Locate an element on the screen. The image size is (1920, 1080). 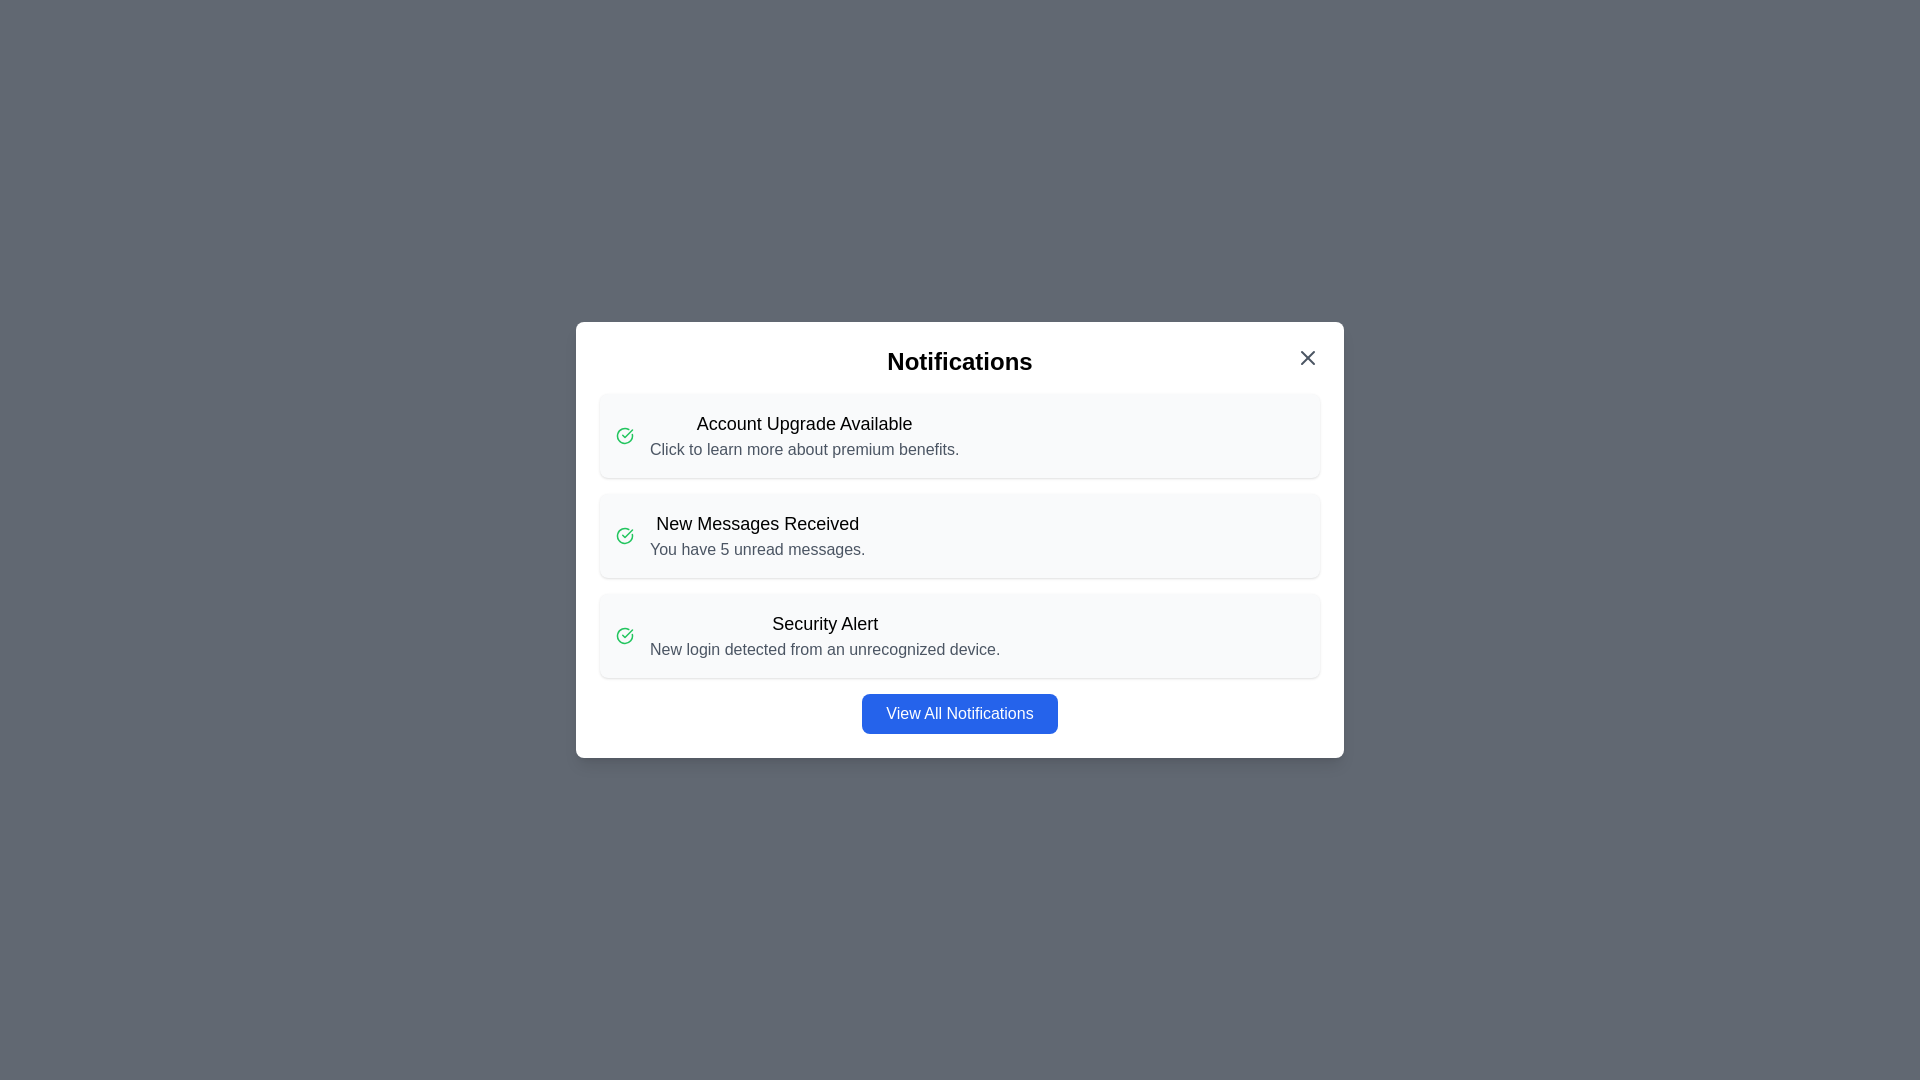
the small 'X' shaped icon with a dark gray outline in the top-right corner of the notification pop-up is located at coordinates (1308, 357).